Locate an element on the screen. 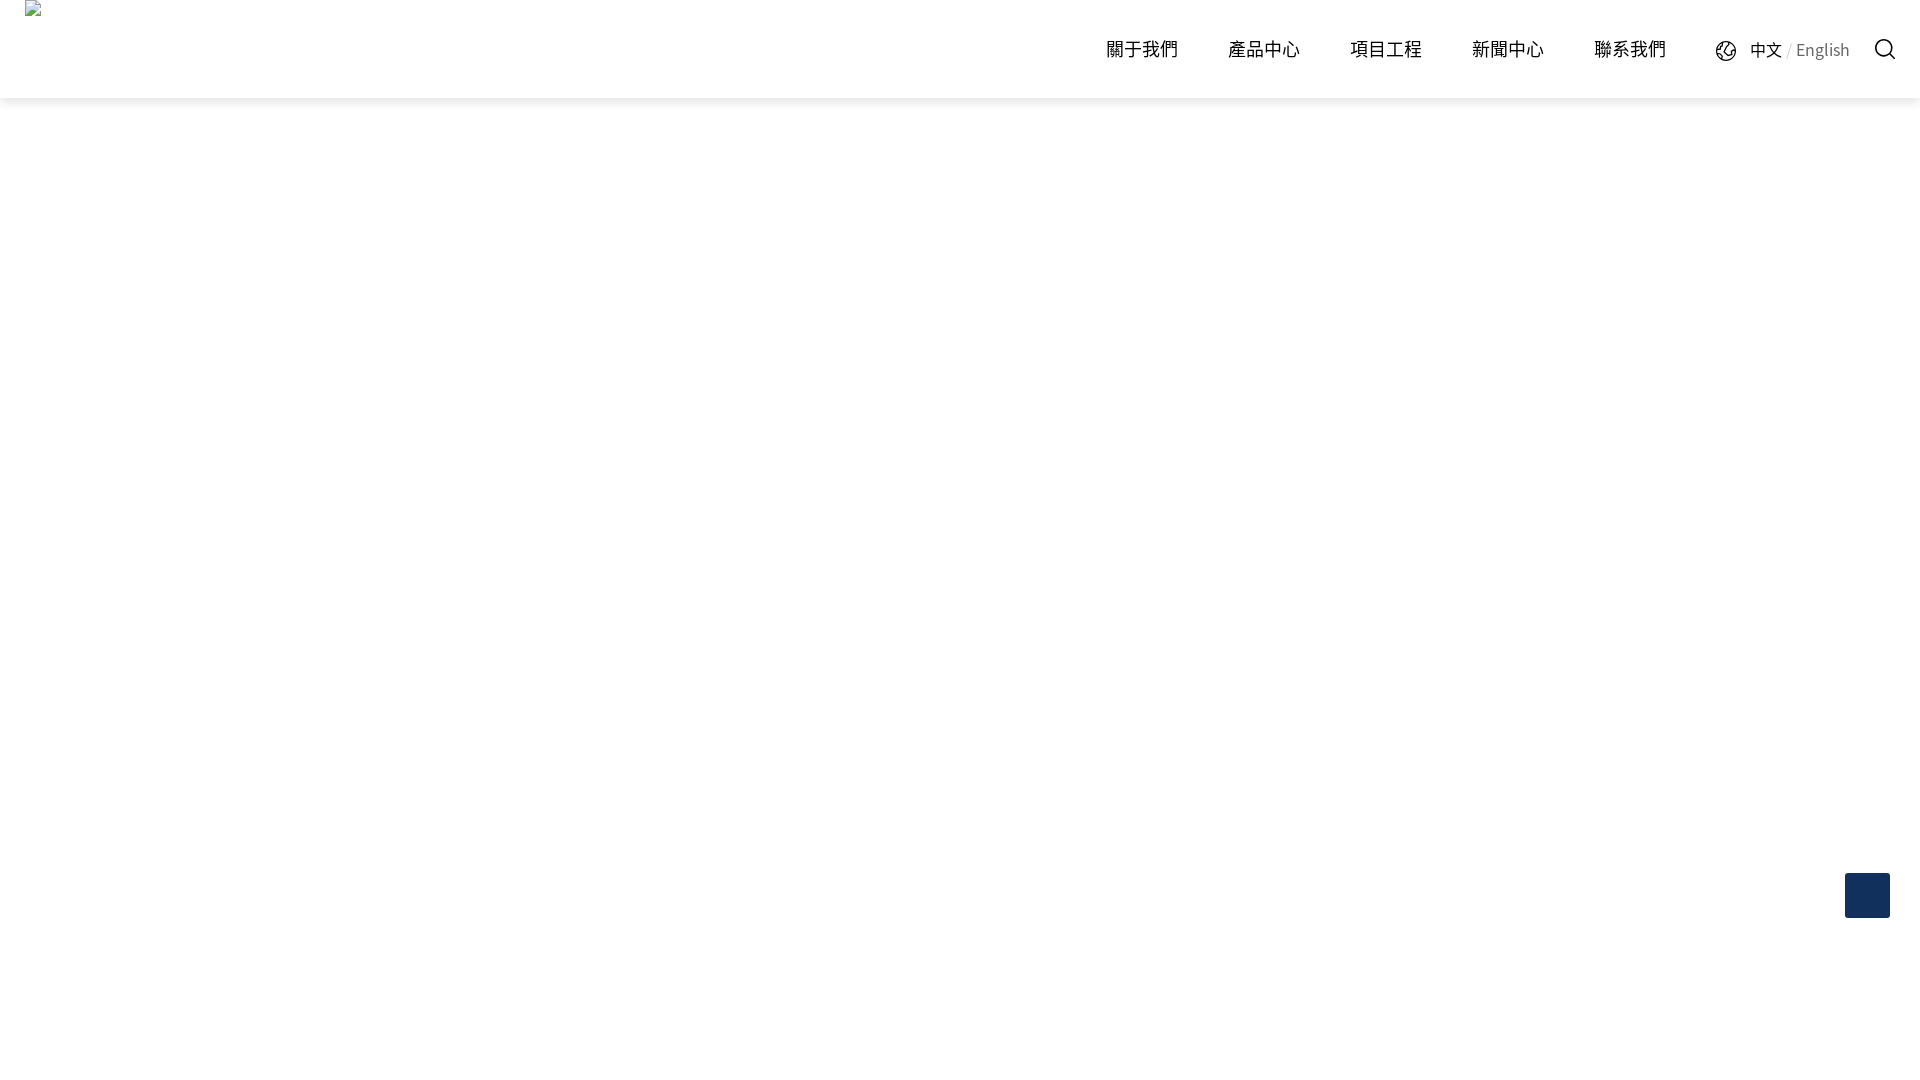 The height and width of the screenshot is (1080, 1920). 'English' is located at coordinates (1823, 48).